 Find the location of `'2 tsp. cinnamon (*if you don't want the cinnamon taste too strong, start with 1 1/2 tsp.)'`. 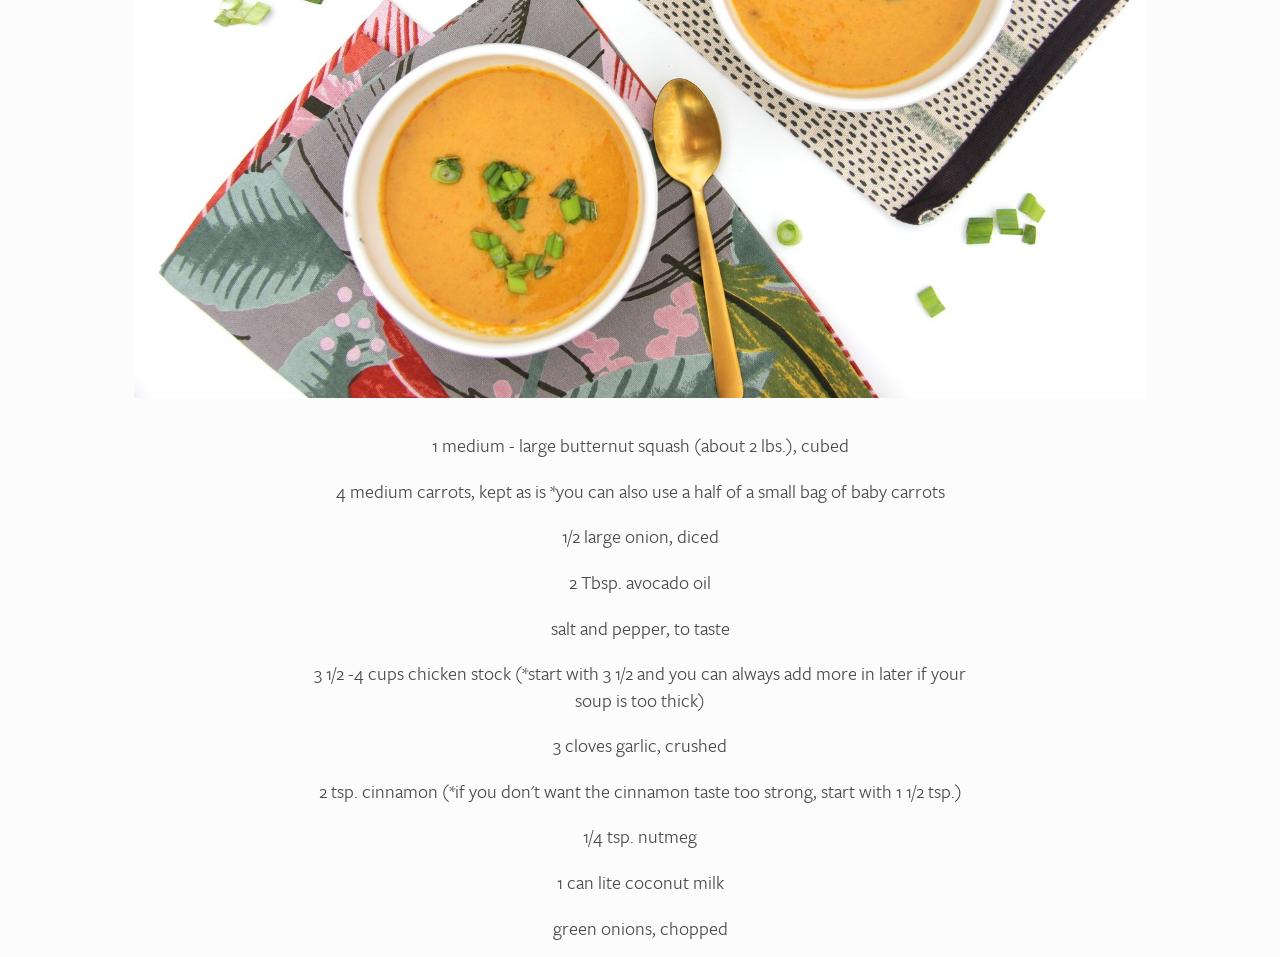

'2 tsp. cinnamon (*if you don't want the cinnamon taste too strong, start with 1 1/2 tsp.)' is located at coordinates (638, 789).